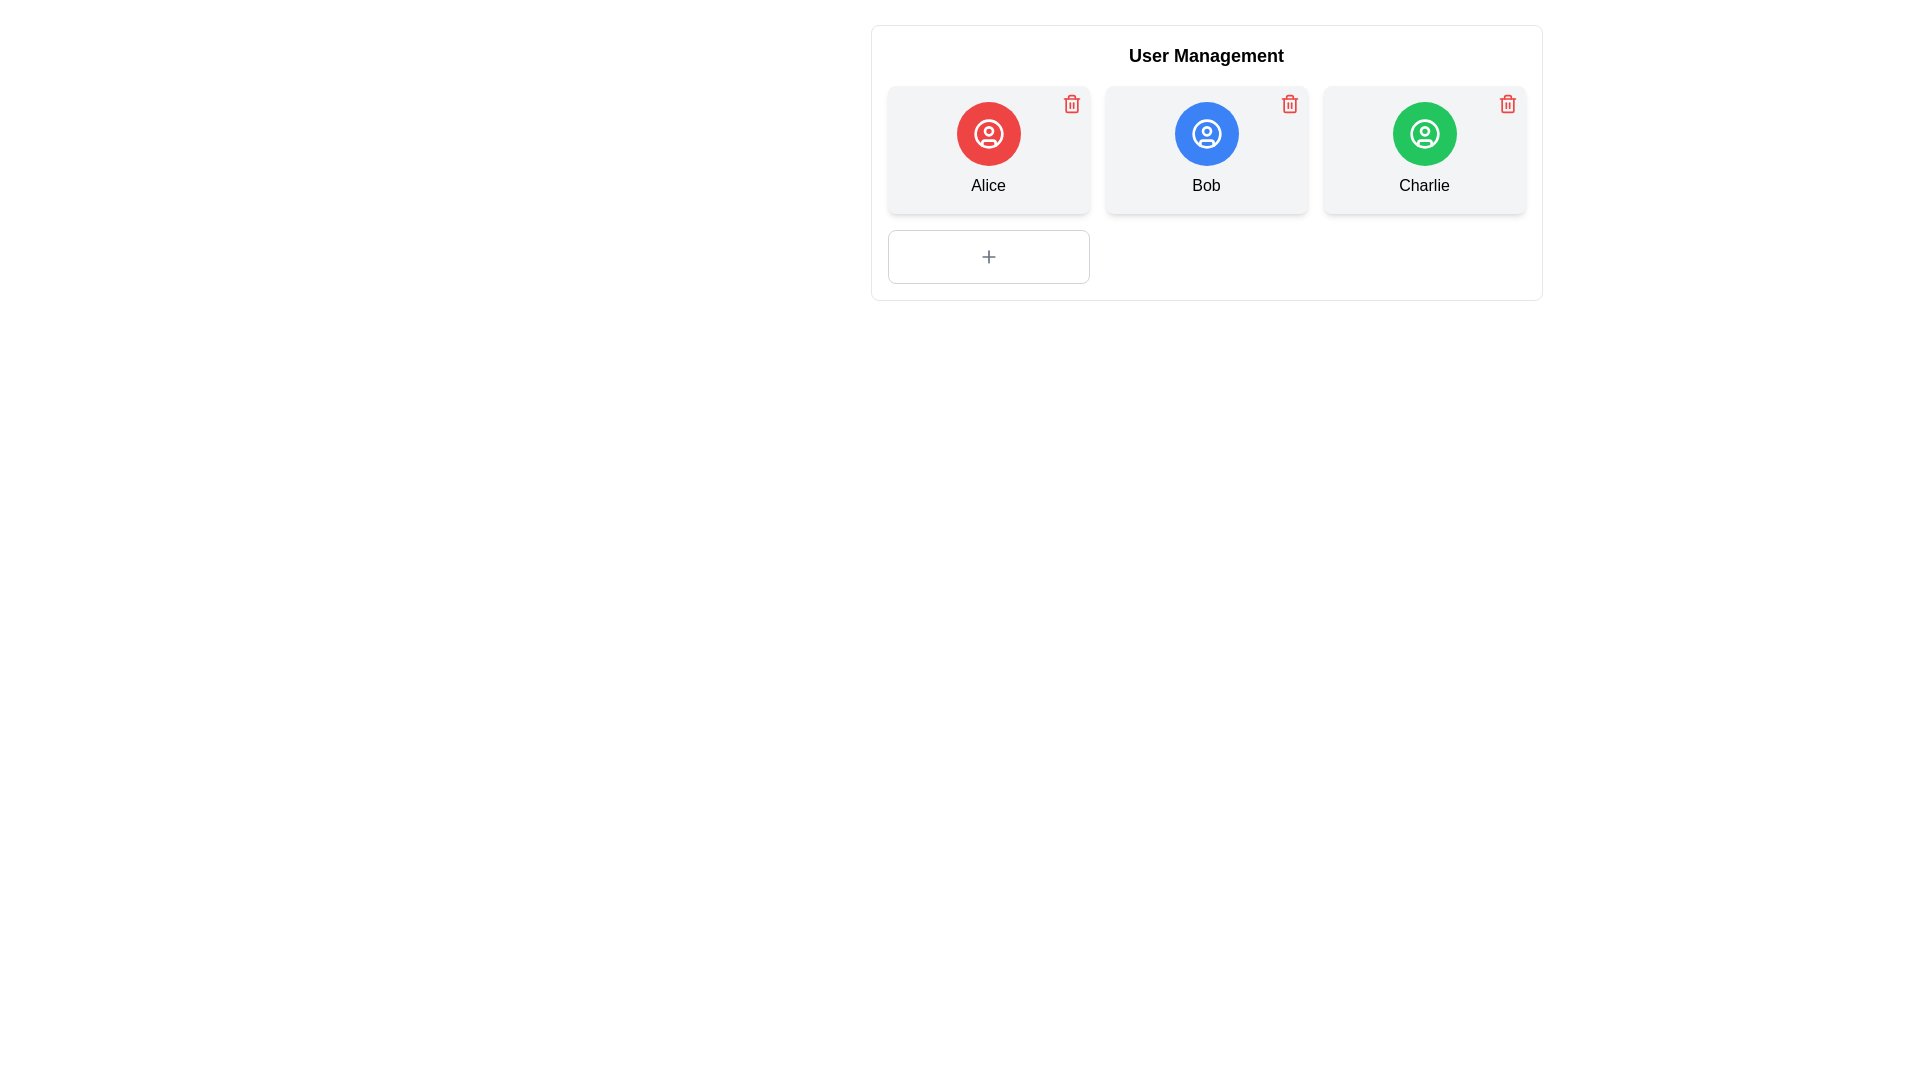 The height and width of the screenshot is (1080, 1920). Describe the element at coordinates (988, 134) in the screenshot. I see `the user profile icon representing 'Alice' located on the leftmost side of the row of user icons` at that location.